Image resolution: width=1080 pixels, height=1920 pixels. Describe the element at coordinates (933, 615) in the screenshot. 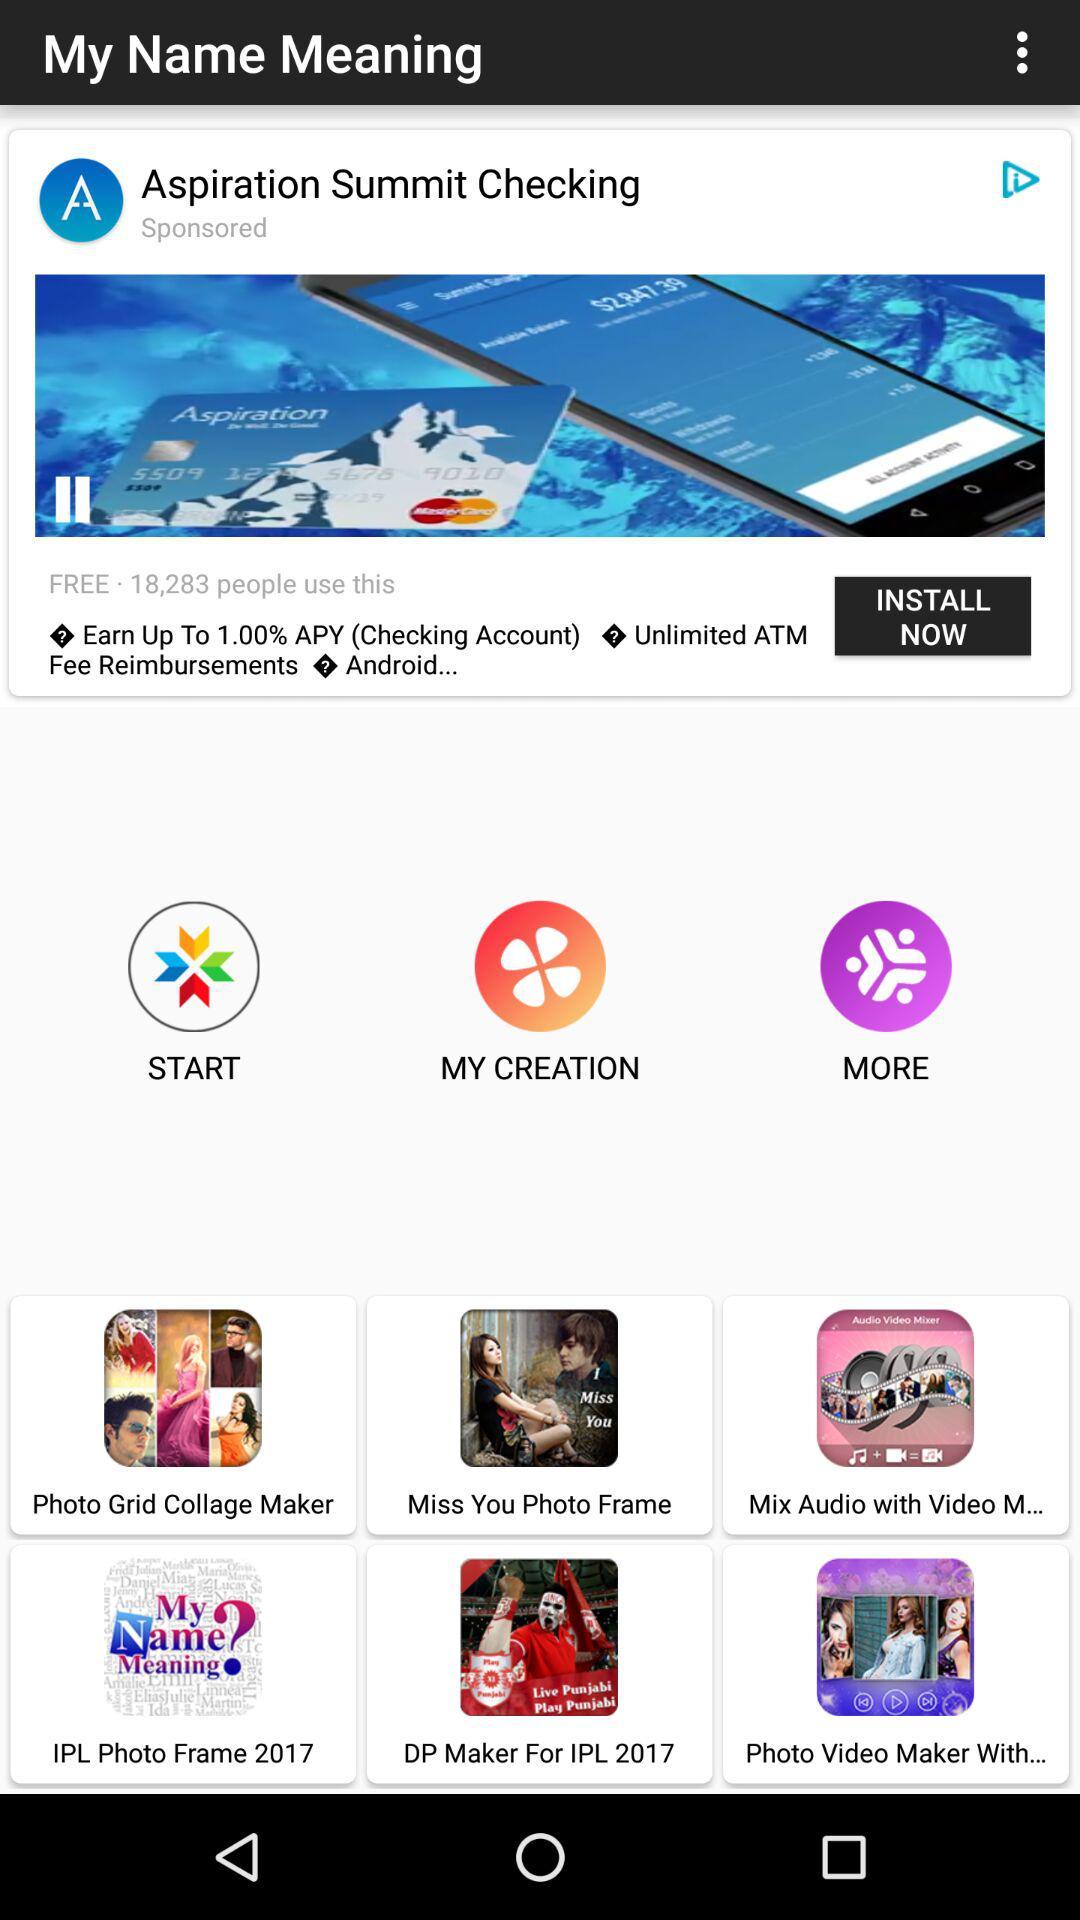

I see `the item to the right of free 18 283 item` at that location.